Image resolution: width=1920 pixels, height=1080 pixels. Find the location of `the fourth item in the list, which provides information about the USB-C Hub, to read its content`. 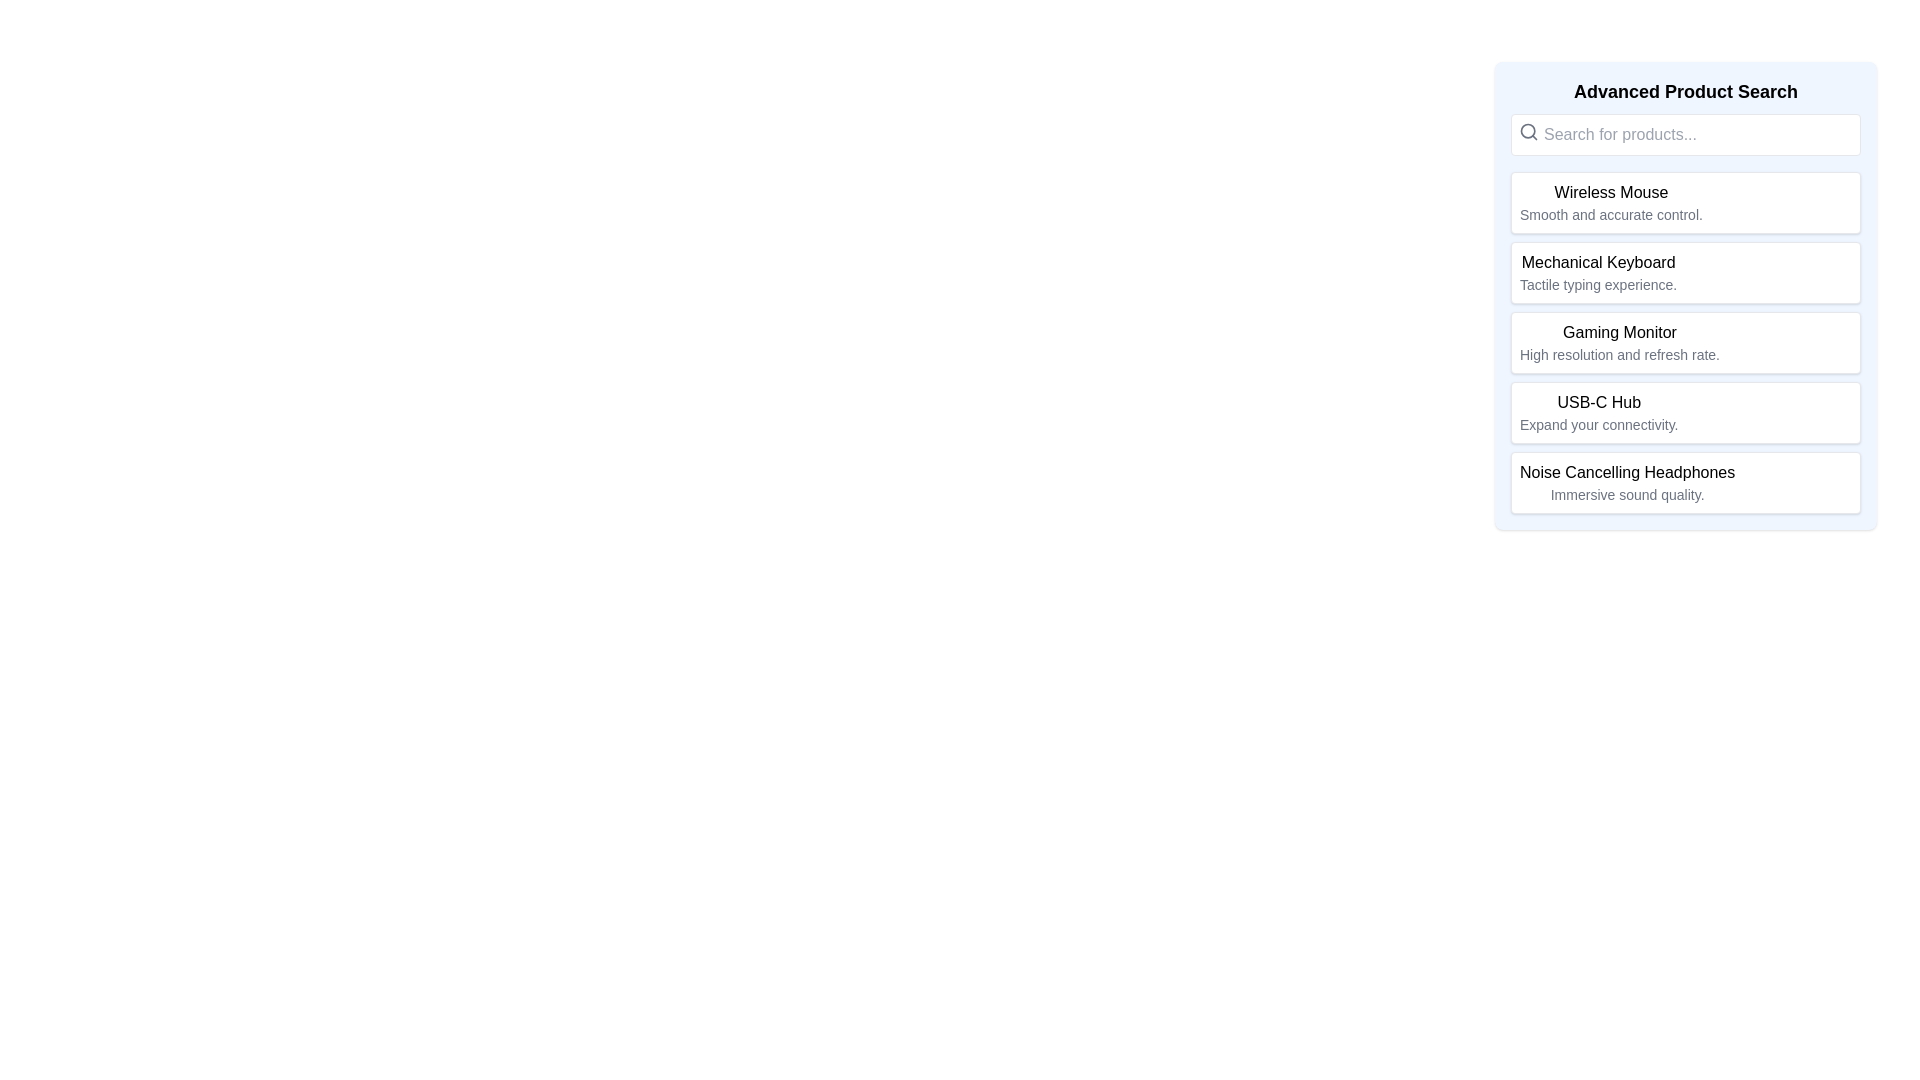

the fourth item in the list, which provides information about the USB-C Hub, to read its content is located at coordinates (1598, 411).